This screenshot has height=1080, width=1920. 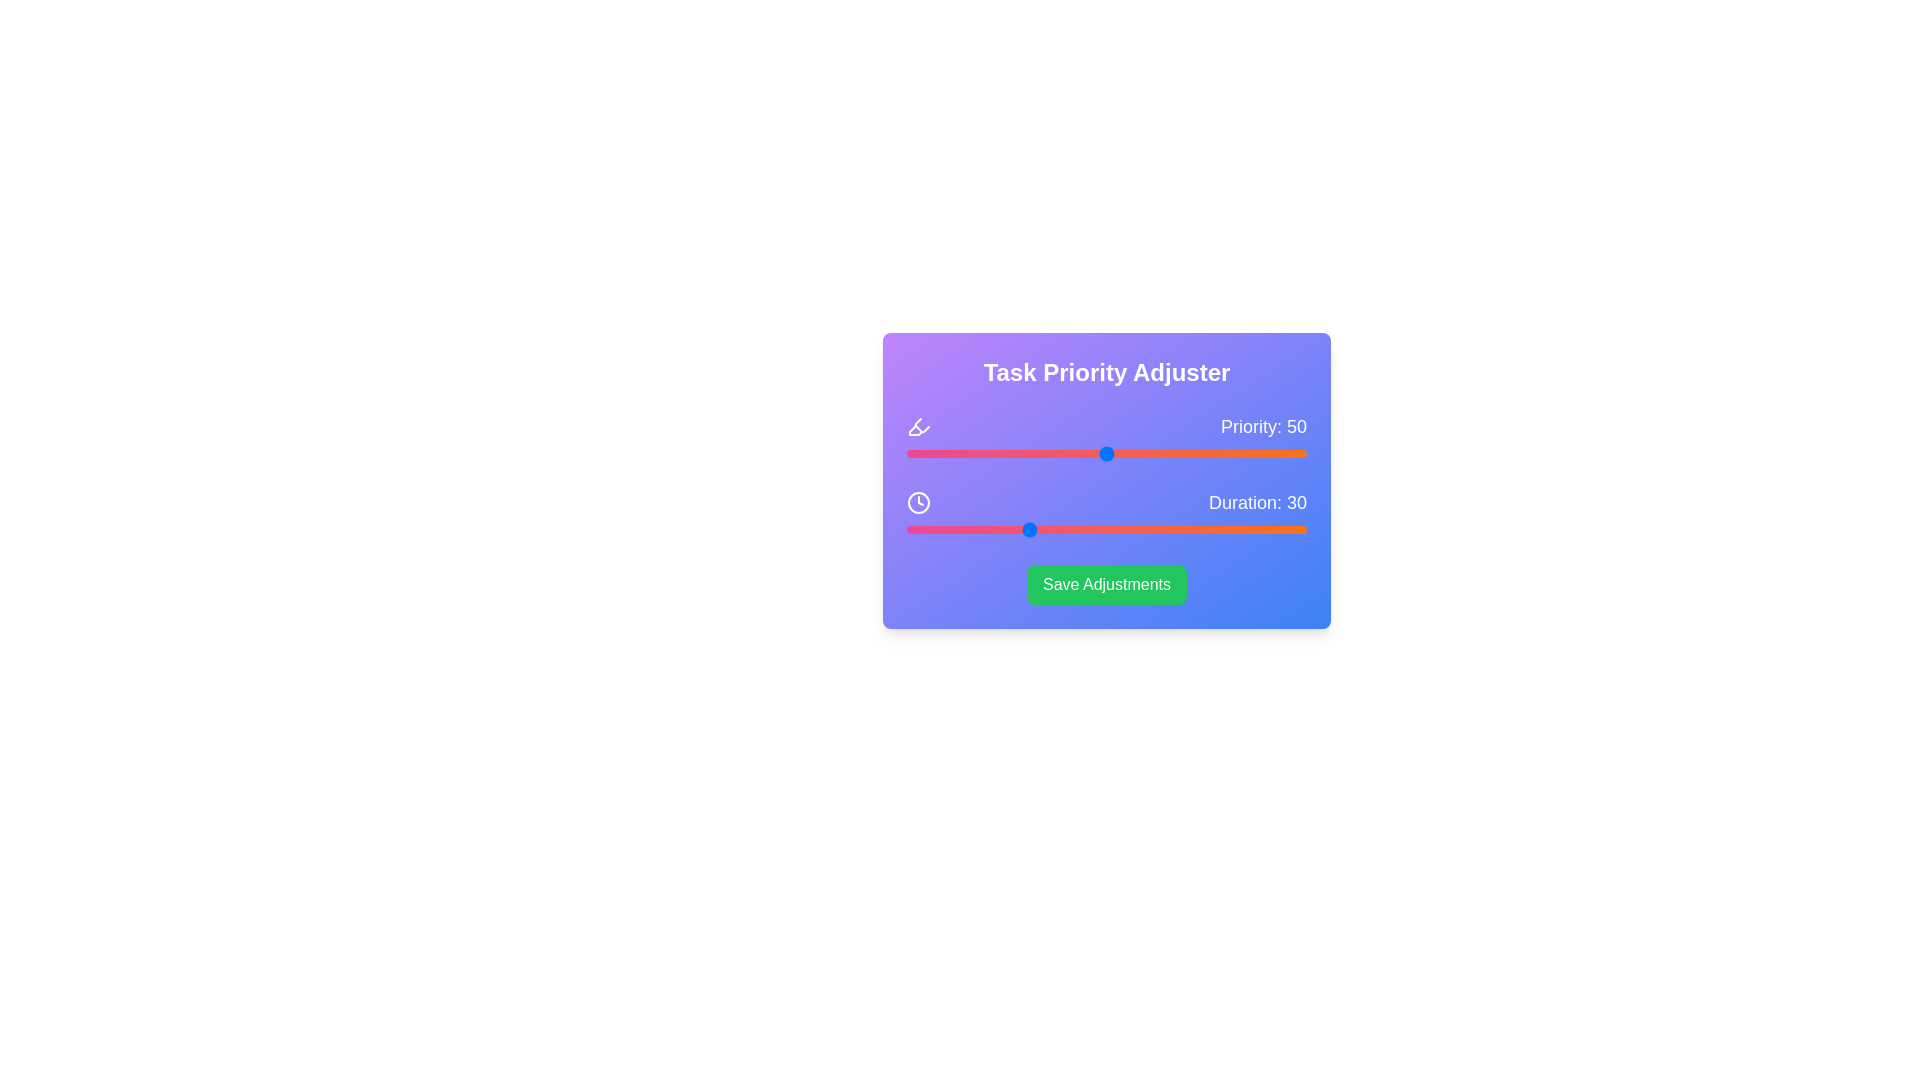 What do you see at coordinates (914, 528) in the screenshot?
I see `the 'Duration' slider to 2 value` at bounding box center [914, 528].